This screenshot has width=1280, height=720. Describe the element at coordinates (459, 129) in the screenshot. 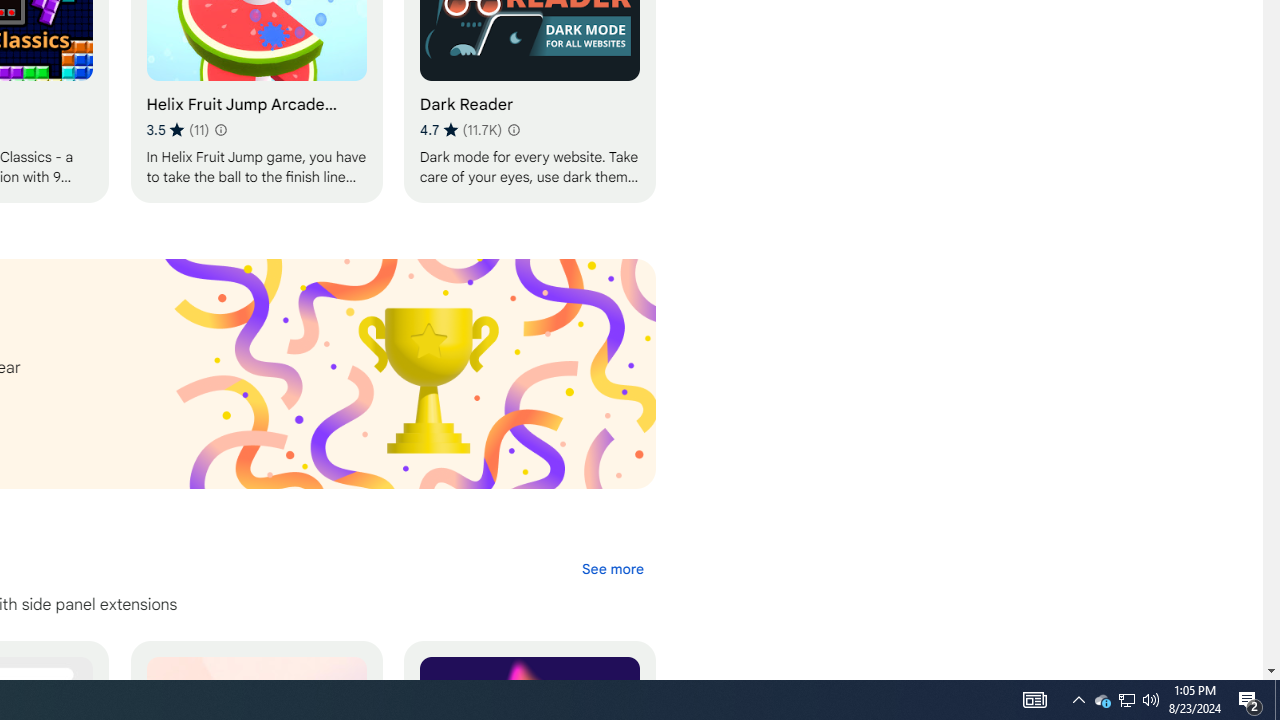

I see `'Average rating 4.7 out of 5 stars. 11.7K ratings.'` at that location.